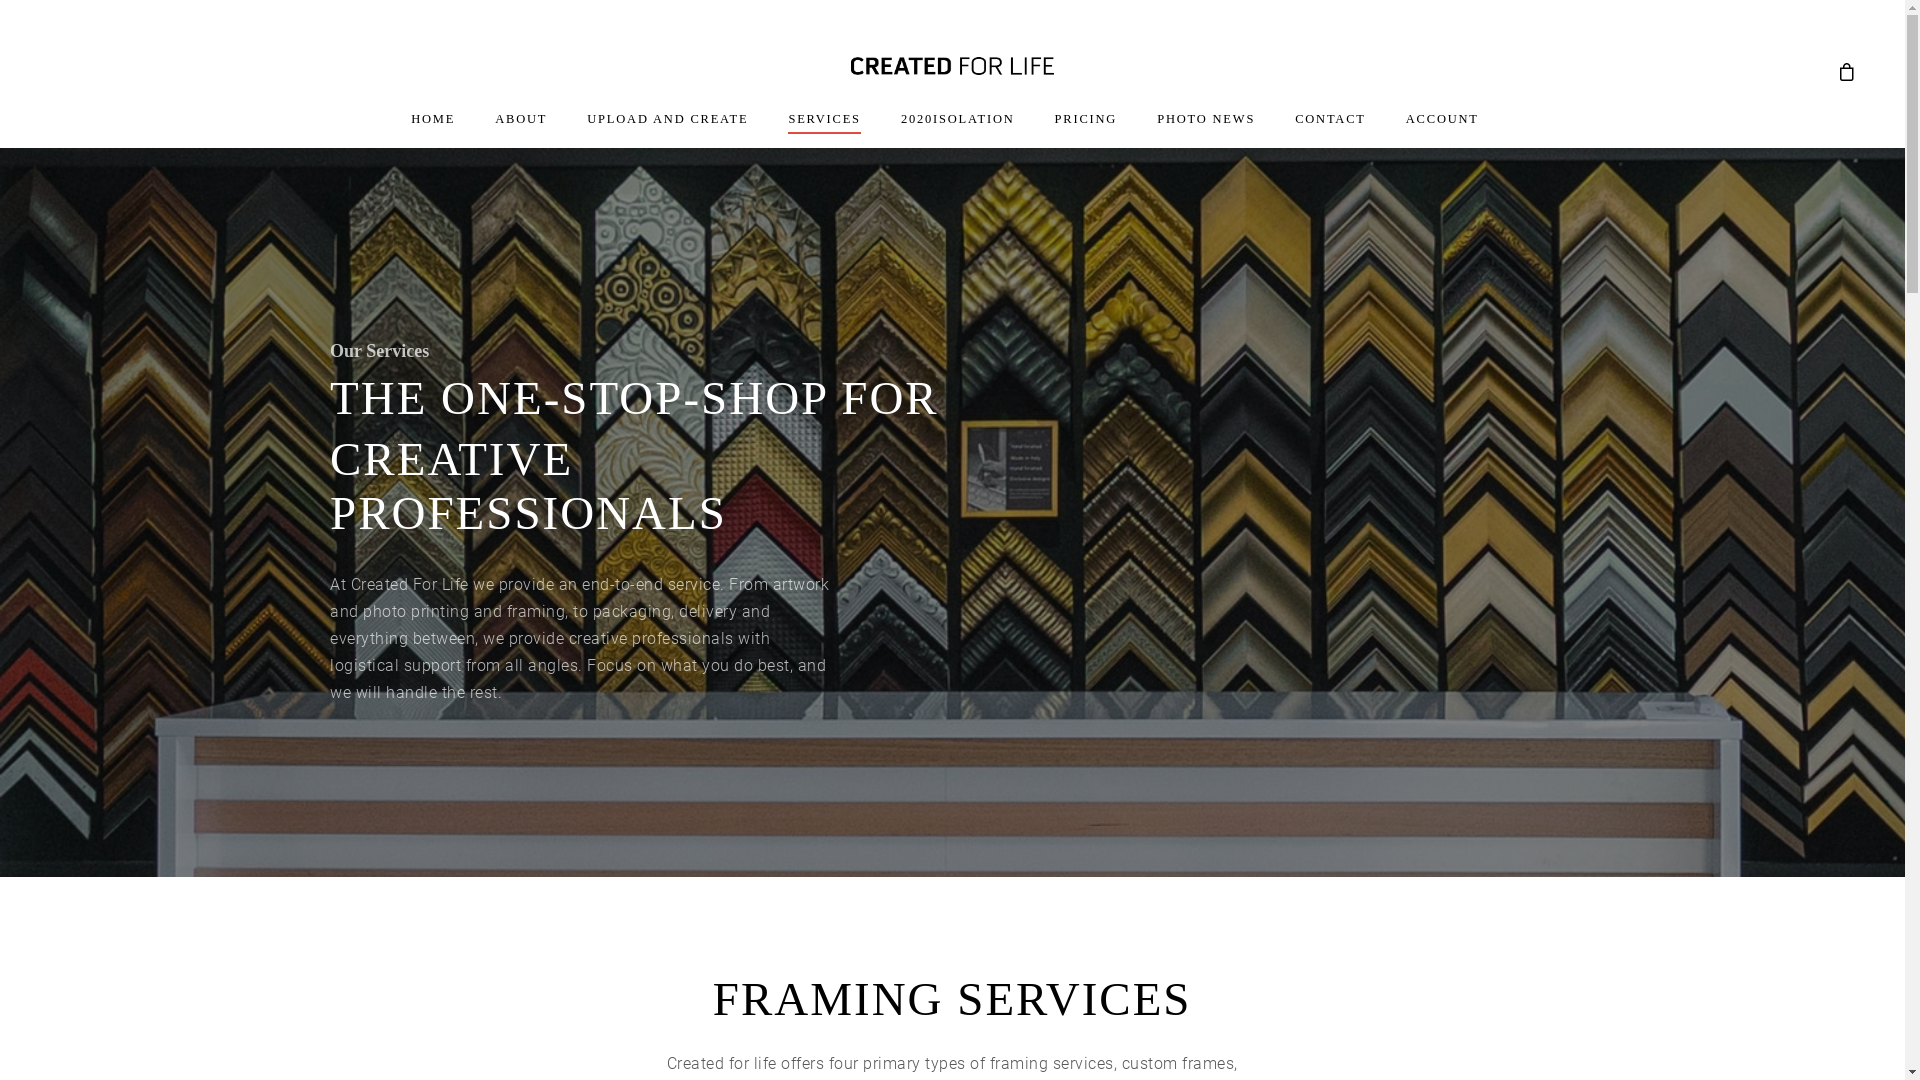 The width and height of the screenshot is (1920, 1080). What do you see at coordinates (1330, 129) in the screenshot?
I see `'CONTACT'` at bounding box center [1330, 129].